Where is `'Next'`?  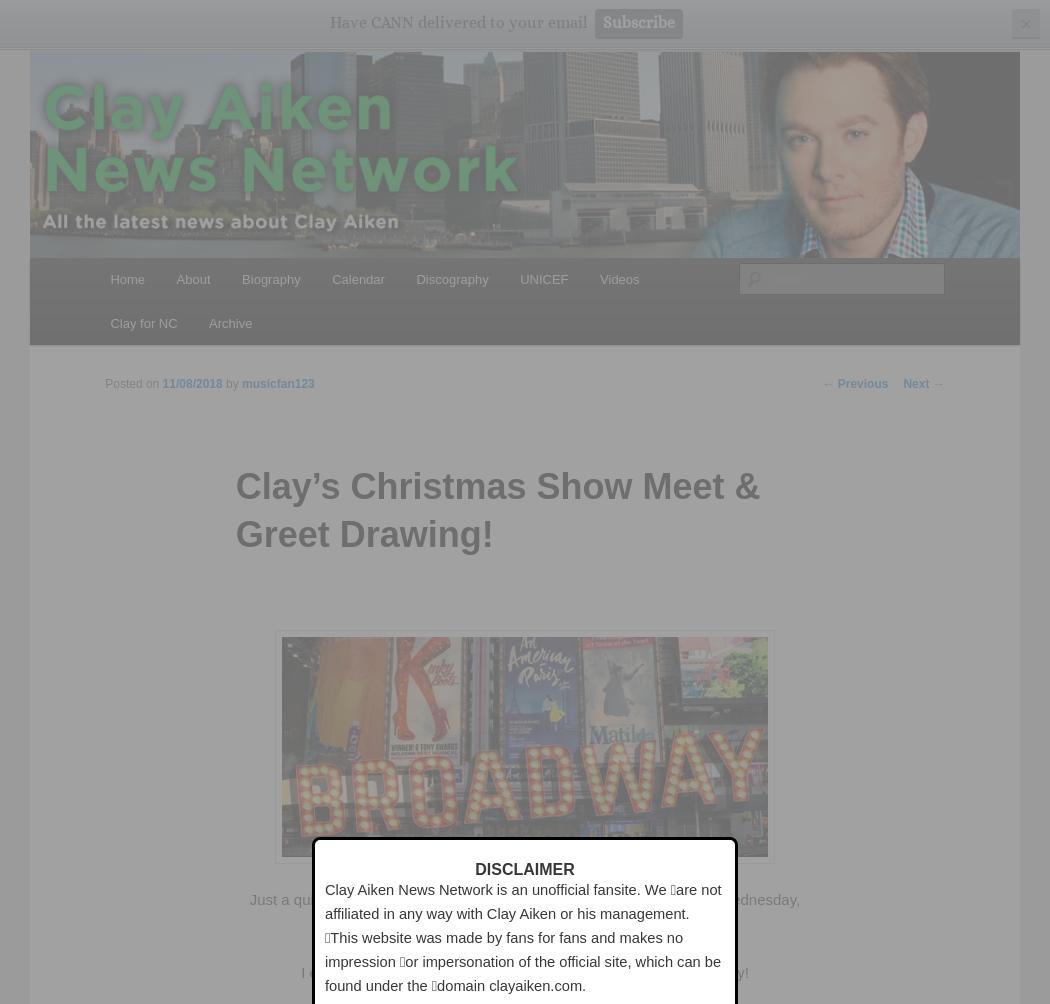 'Next' is located at coordinates (917, 382).